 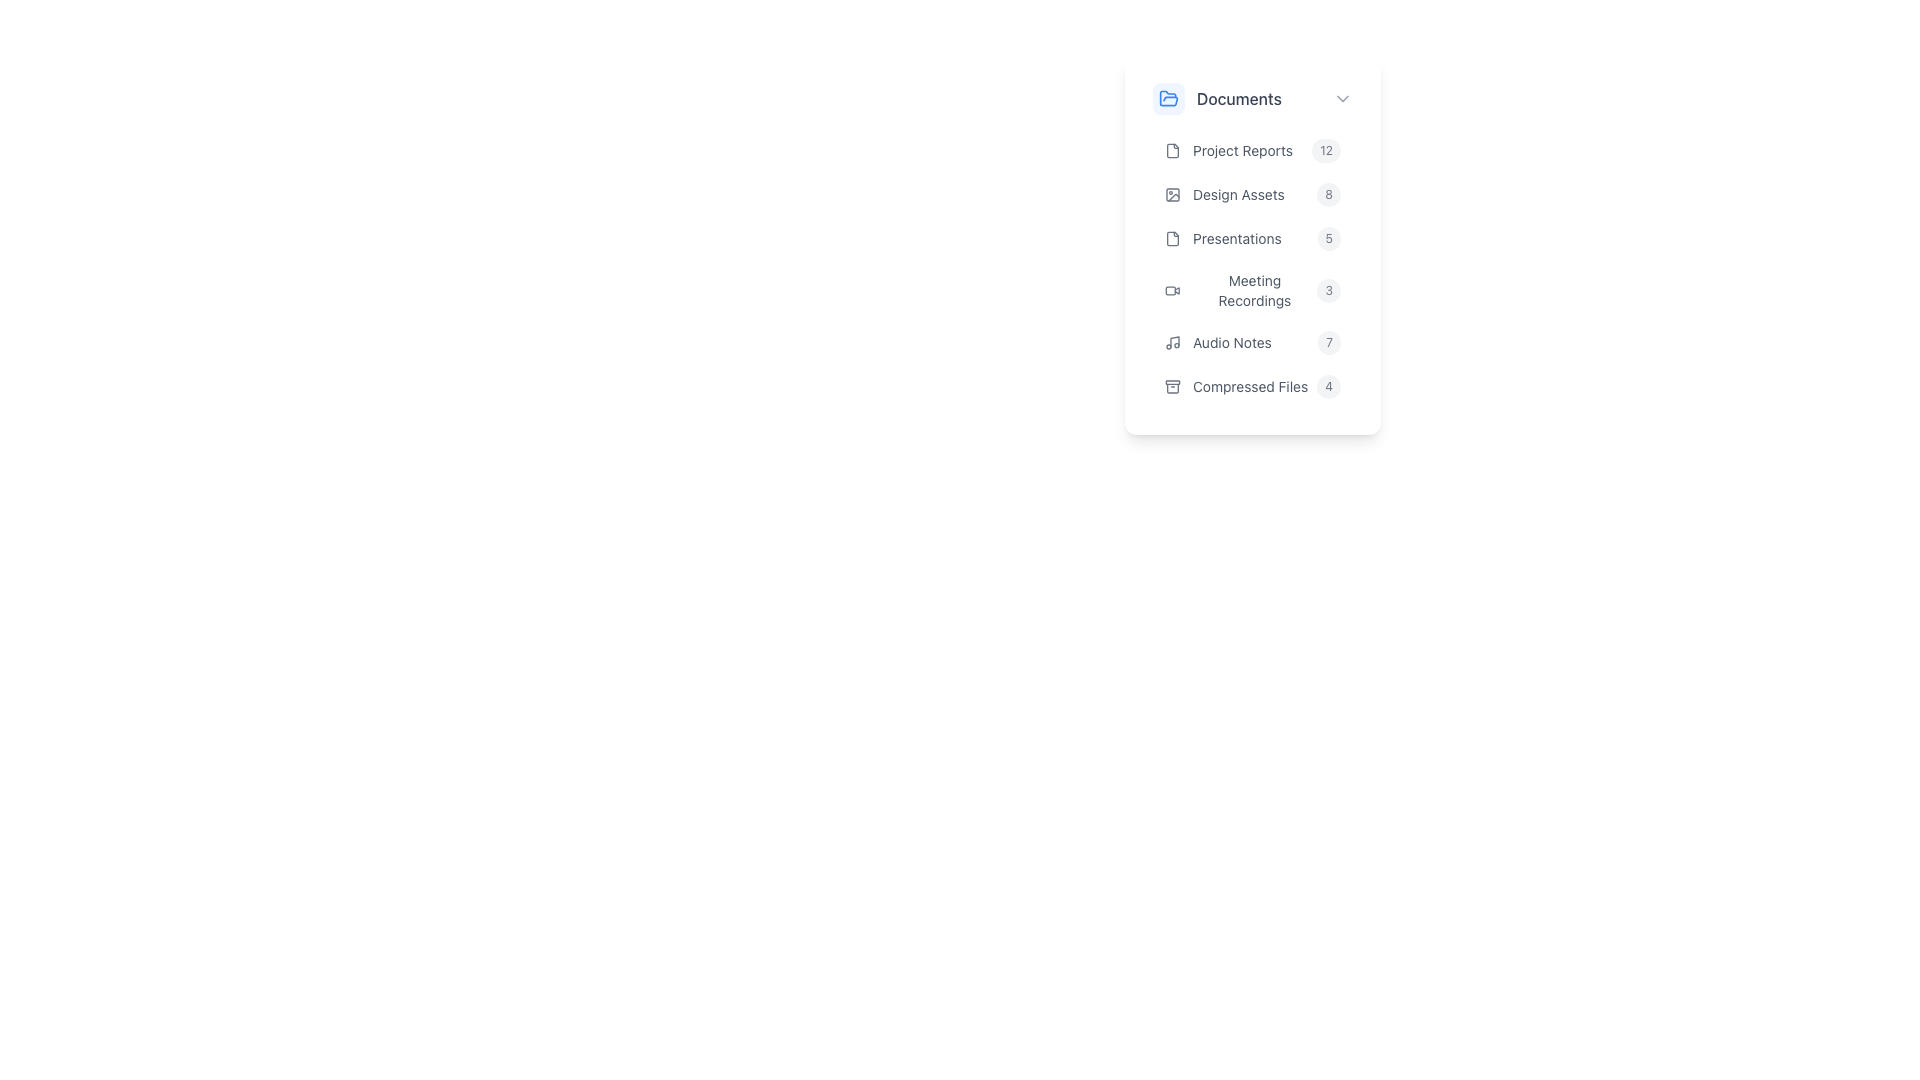 What do you see at coordinates (1172, 149) in the screenshot?
I see `the 'Project Reports' icon located to the immediate left of the 'Project Reports' label in the Documents menu by moving the cursor to its center point` at bounding box center [1172, 149].